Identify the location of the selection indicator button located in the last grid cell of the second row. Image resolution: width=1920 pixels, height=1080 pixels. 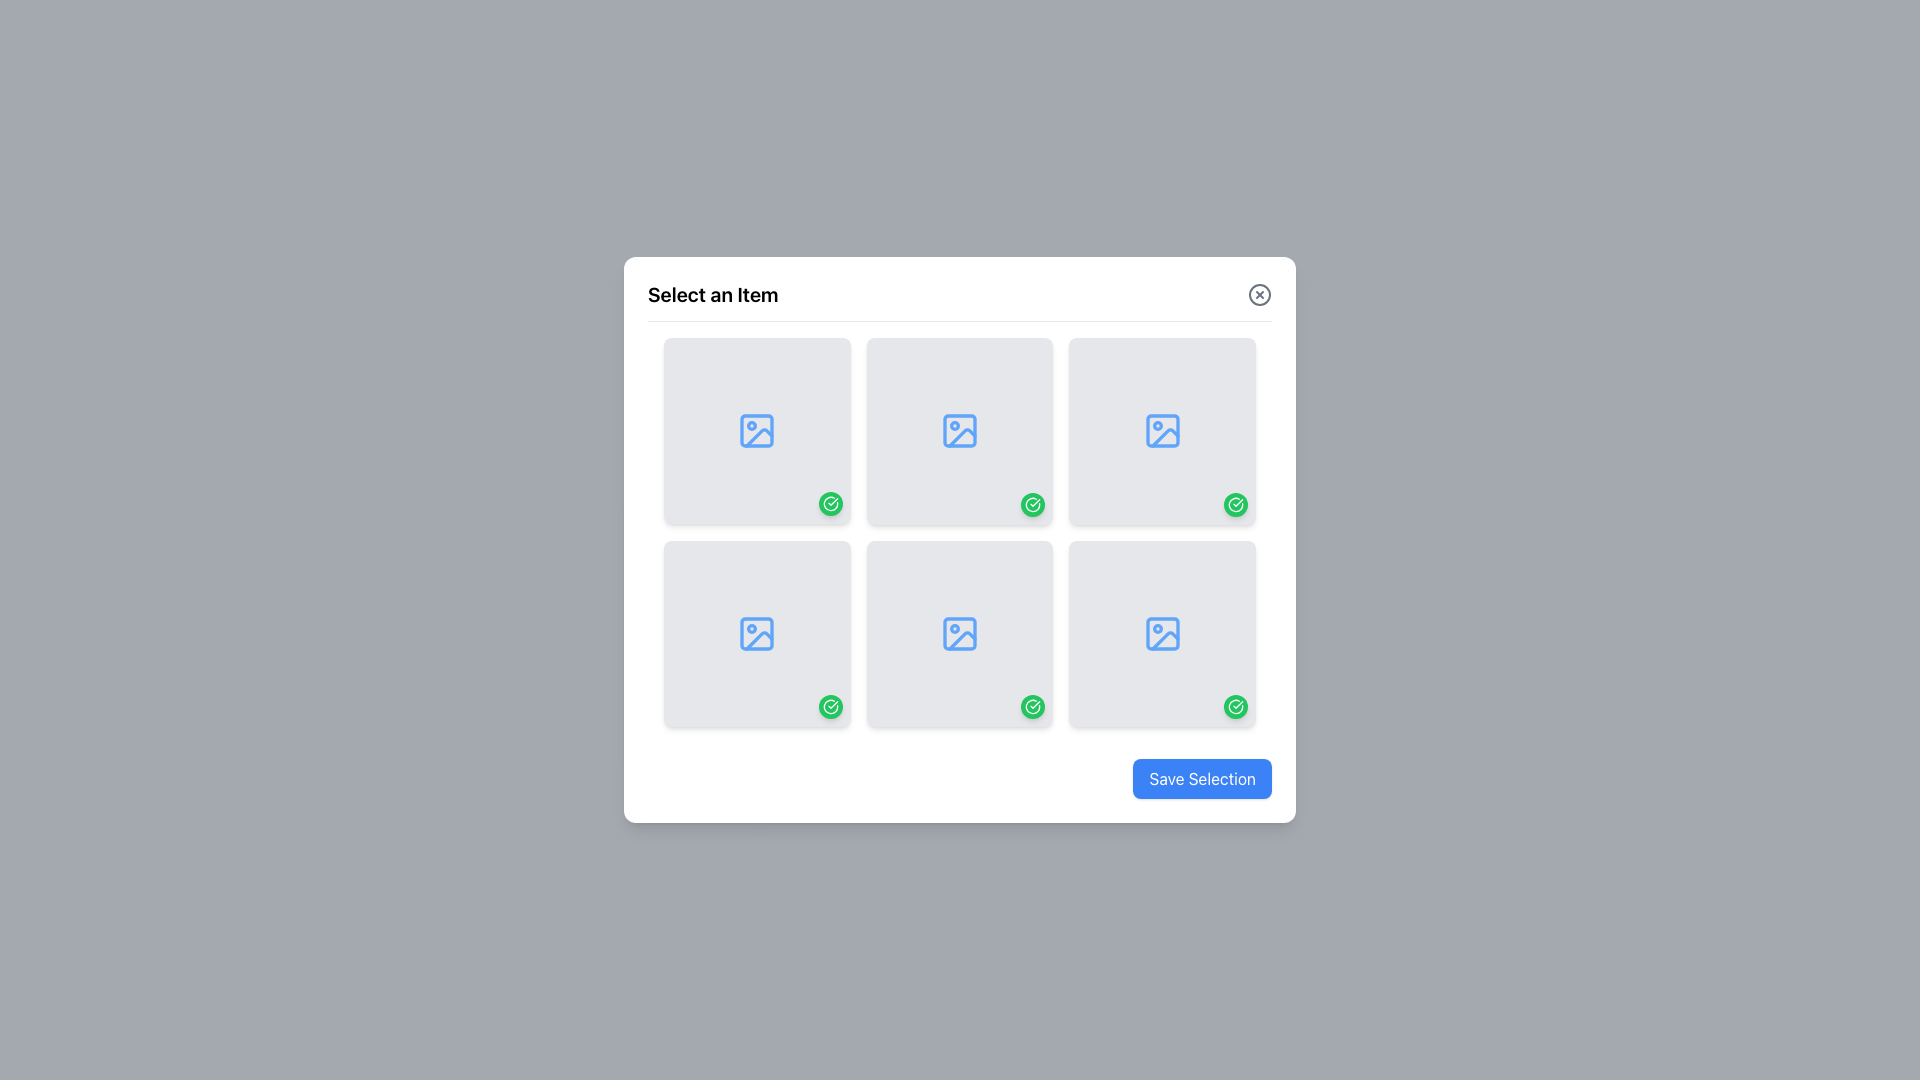
(1032, 705).